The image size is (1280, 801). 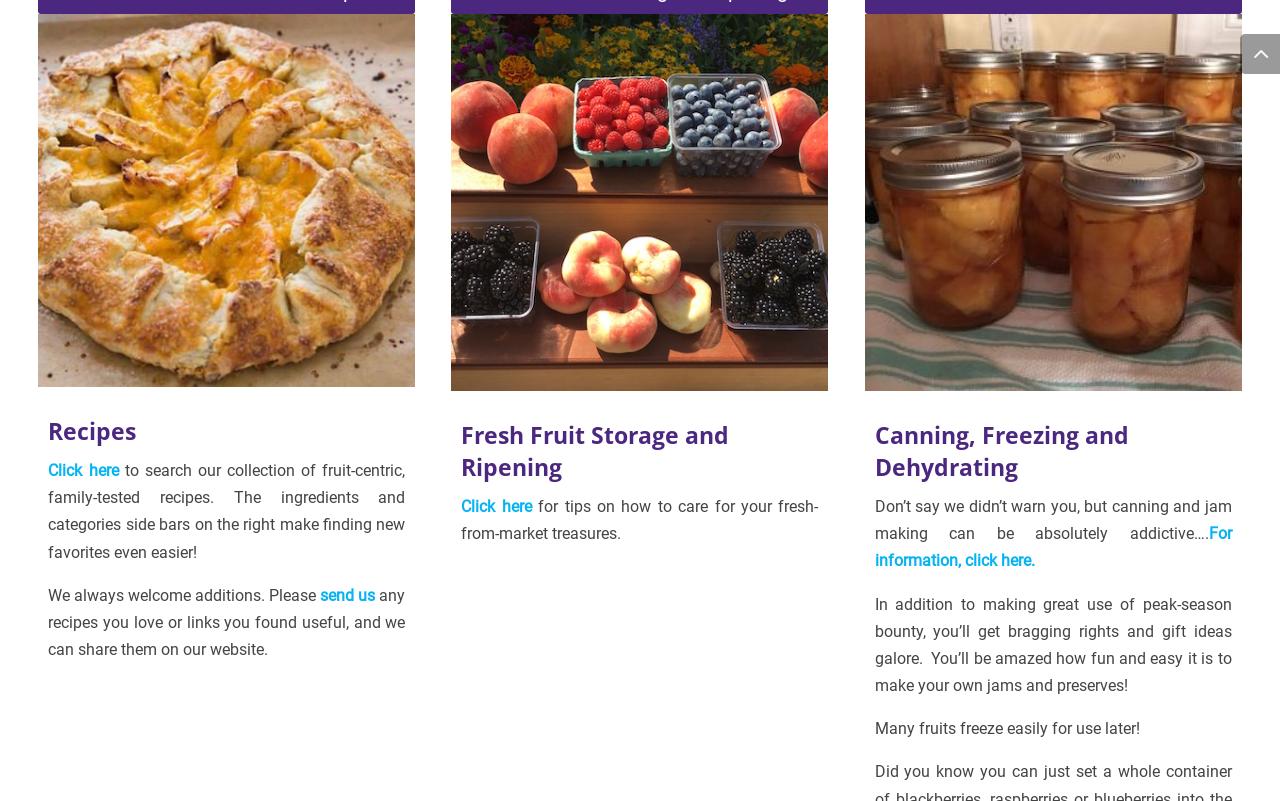 I want to click on 'to search our collection of fruit-centric, family-tested recipes. The ingredients and categories side bars on the right make finding new favorites even easier!', so click(x=226, y=510).